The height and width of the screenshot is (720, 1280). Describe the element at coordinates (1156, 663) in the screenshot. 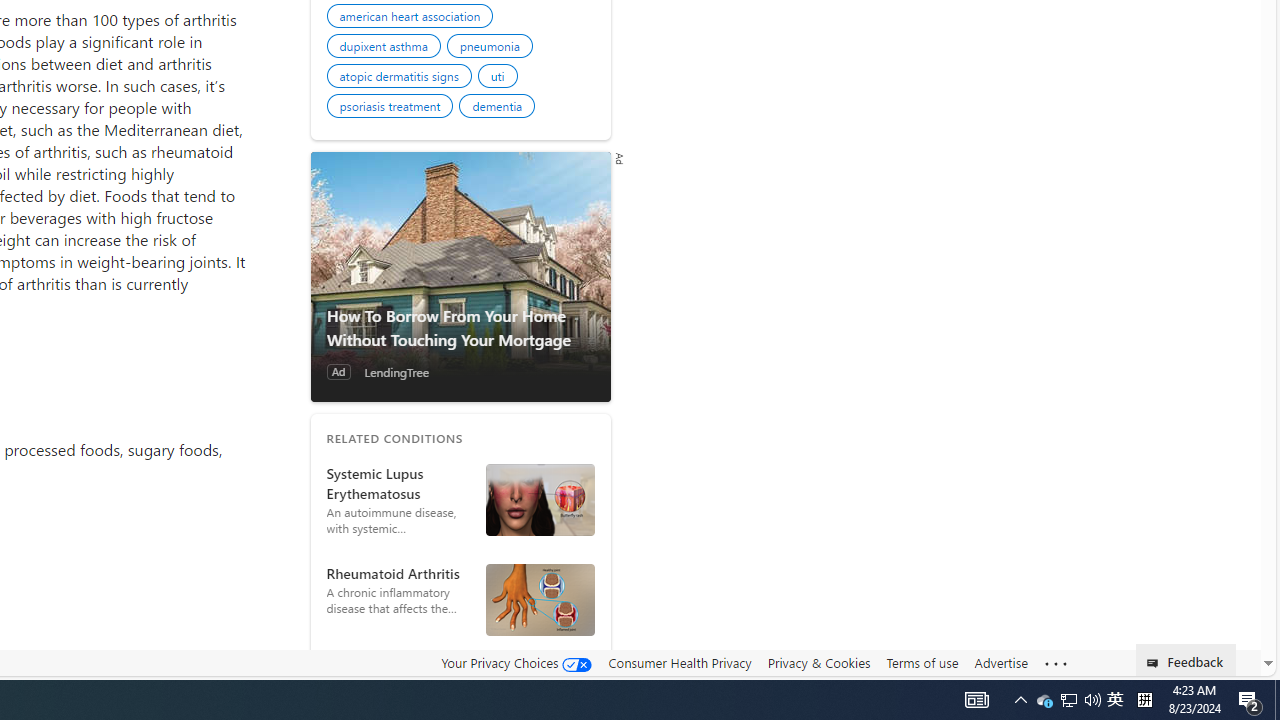

I see `'Class: feedback_link_icon-DS-EntryPoint1-1'` at that location.